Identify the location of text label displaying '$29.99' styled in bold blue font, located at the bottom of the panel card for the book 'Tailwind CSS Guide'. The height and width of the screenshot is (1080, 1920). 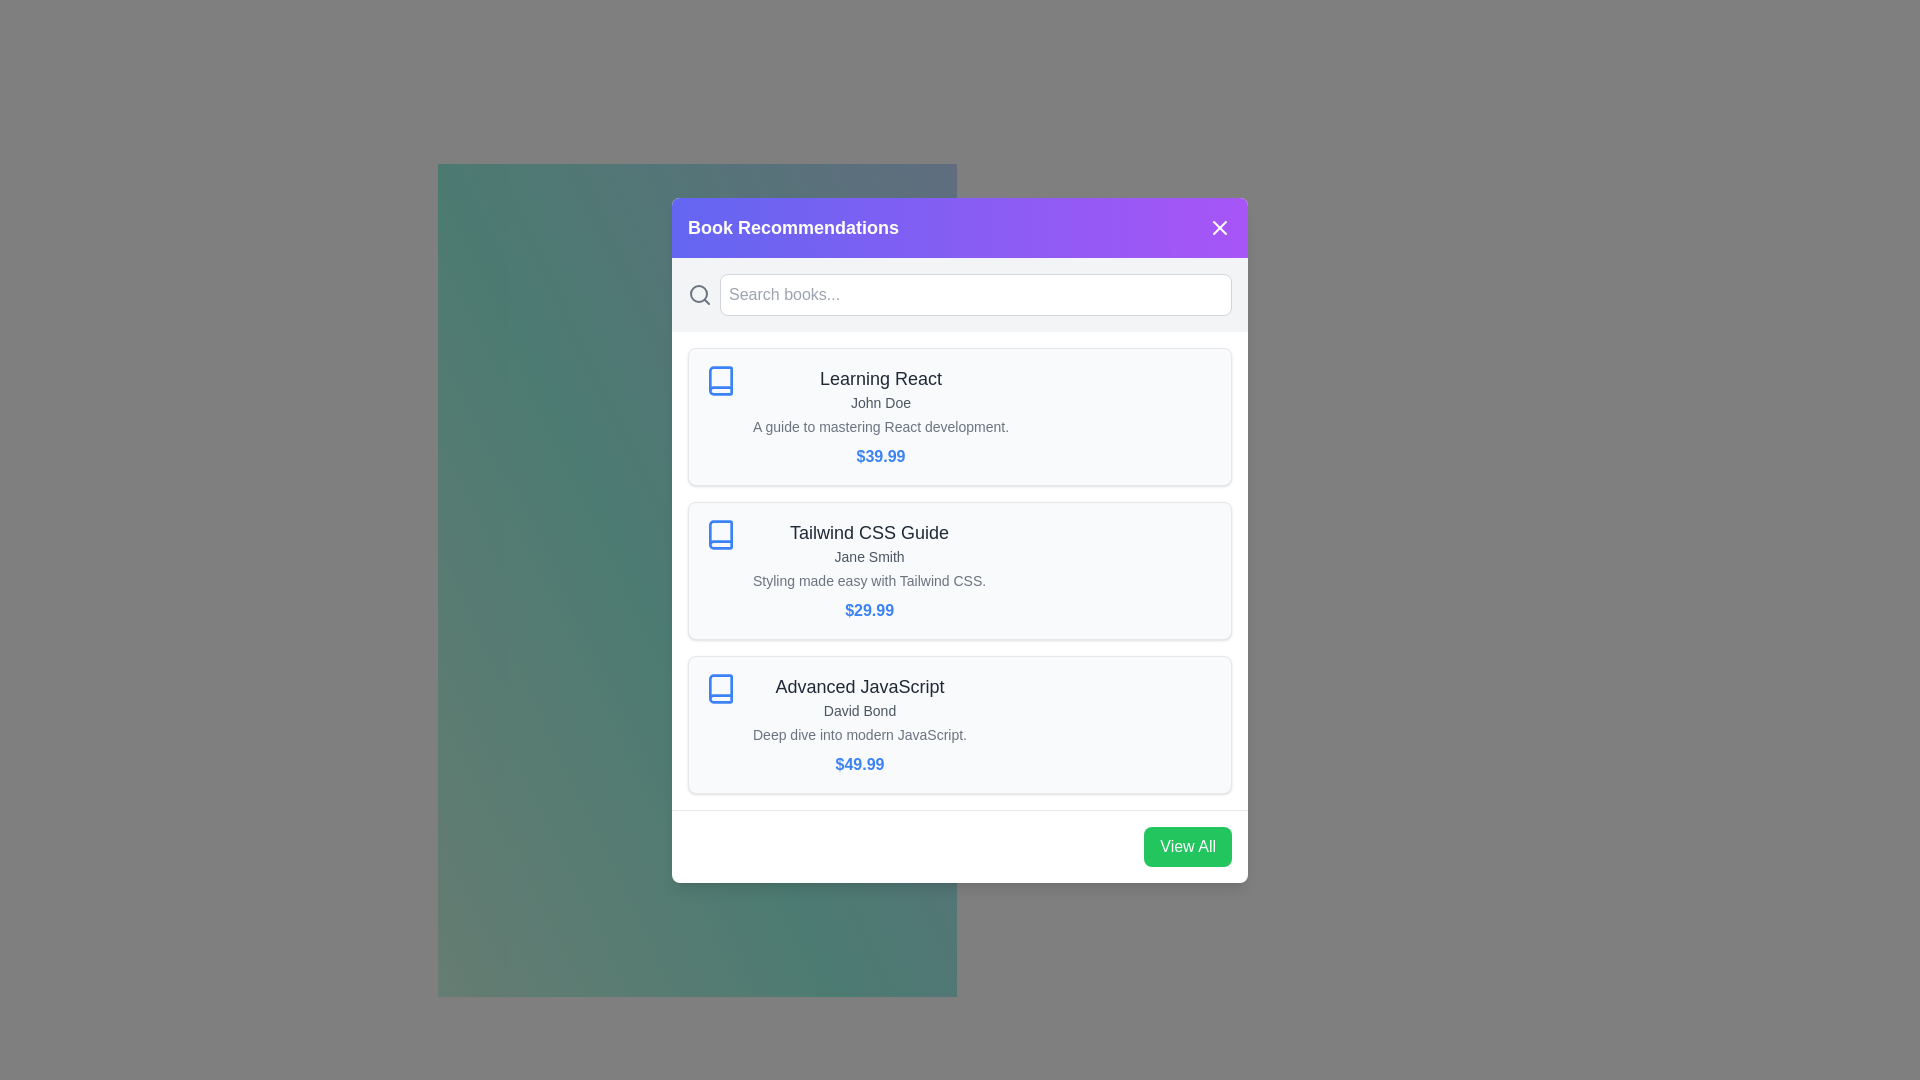
(869, 609).